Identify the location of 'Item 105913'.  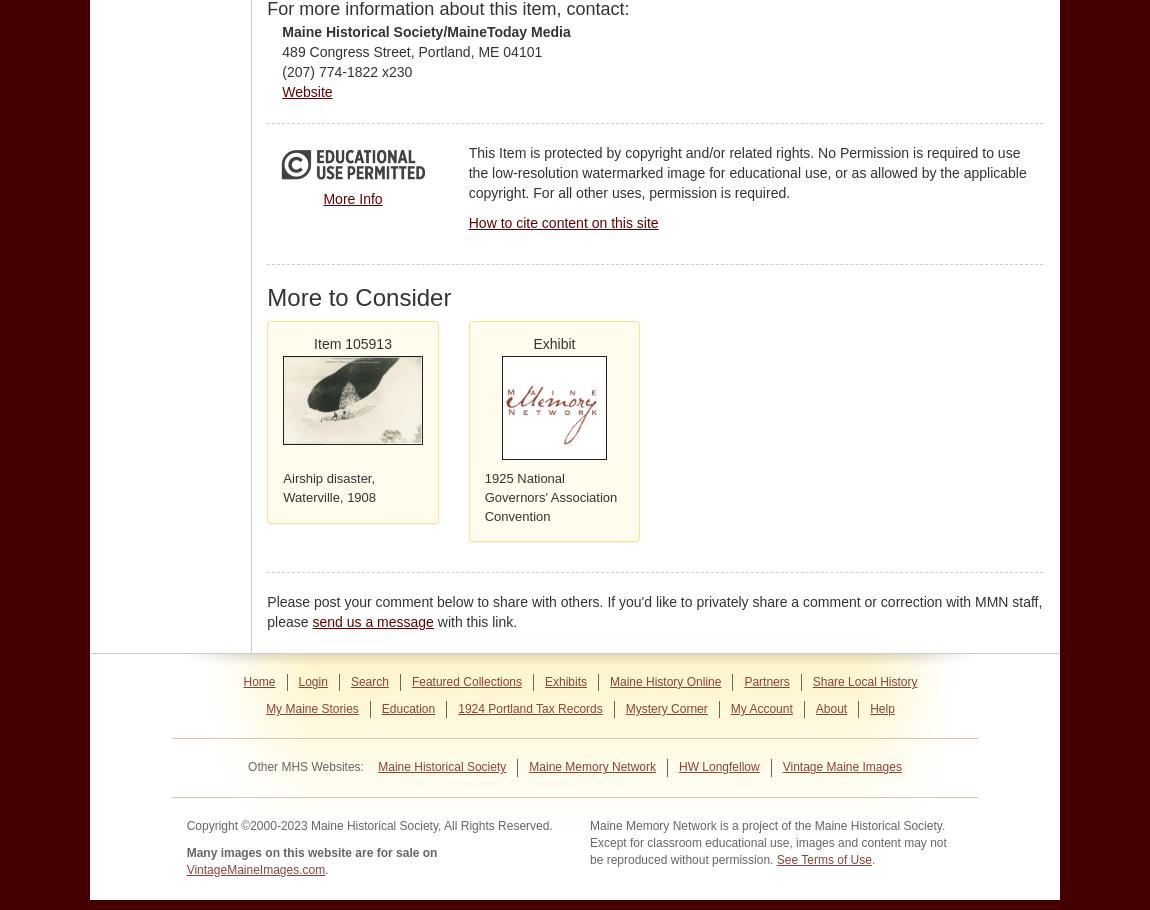
(313, 342).